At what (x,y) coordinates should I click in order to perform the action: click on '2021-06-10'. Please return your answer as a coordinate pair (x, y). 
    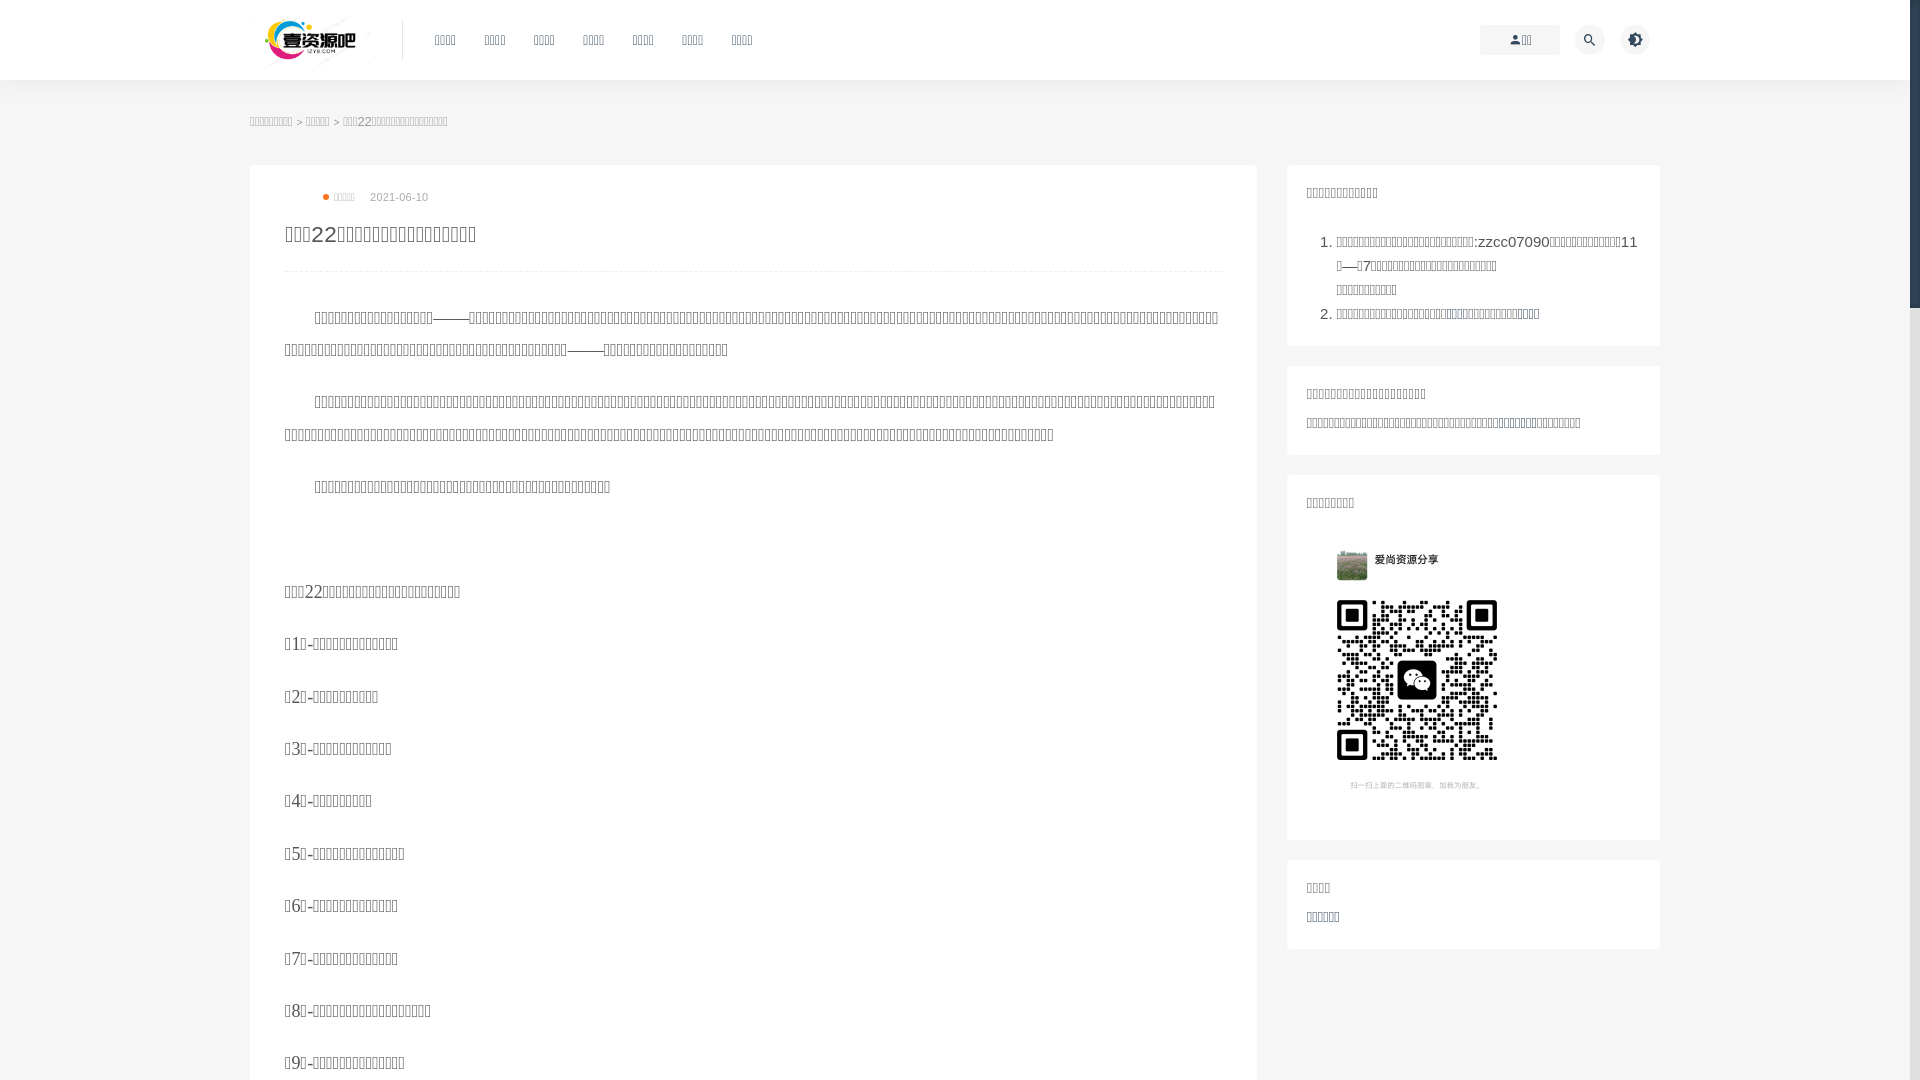
    Looking at the image, I should click on (398, 196).